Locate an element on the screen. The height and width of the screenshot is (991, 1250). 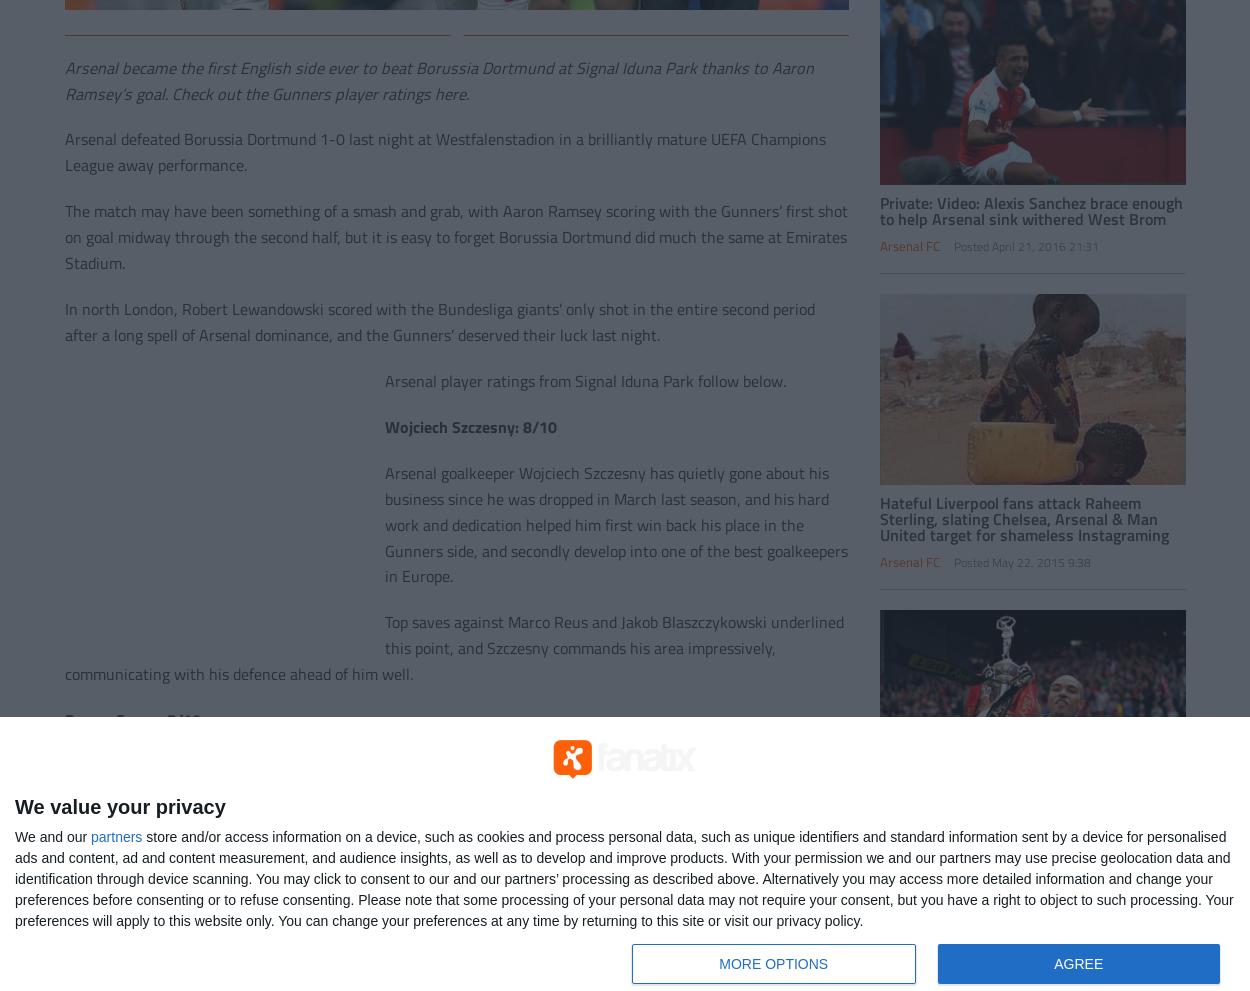
'Per Mertesacker was absolutely imperious at centre back for Arsenal, backing Arsene Wenger’s claim that he is one of the best defenders in the world tactically by always being in the right place at the right time against Borussia Dortmund.' is located at coordinates (63, 908).